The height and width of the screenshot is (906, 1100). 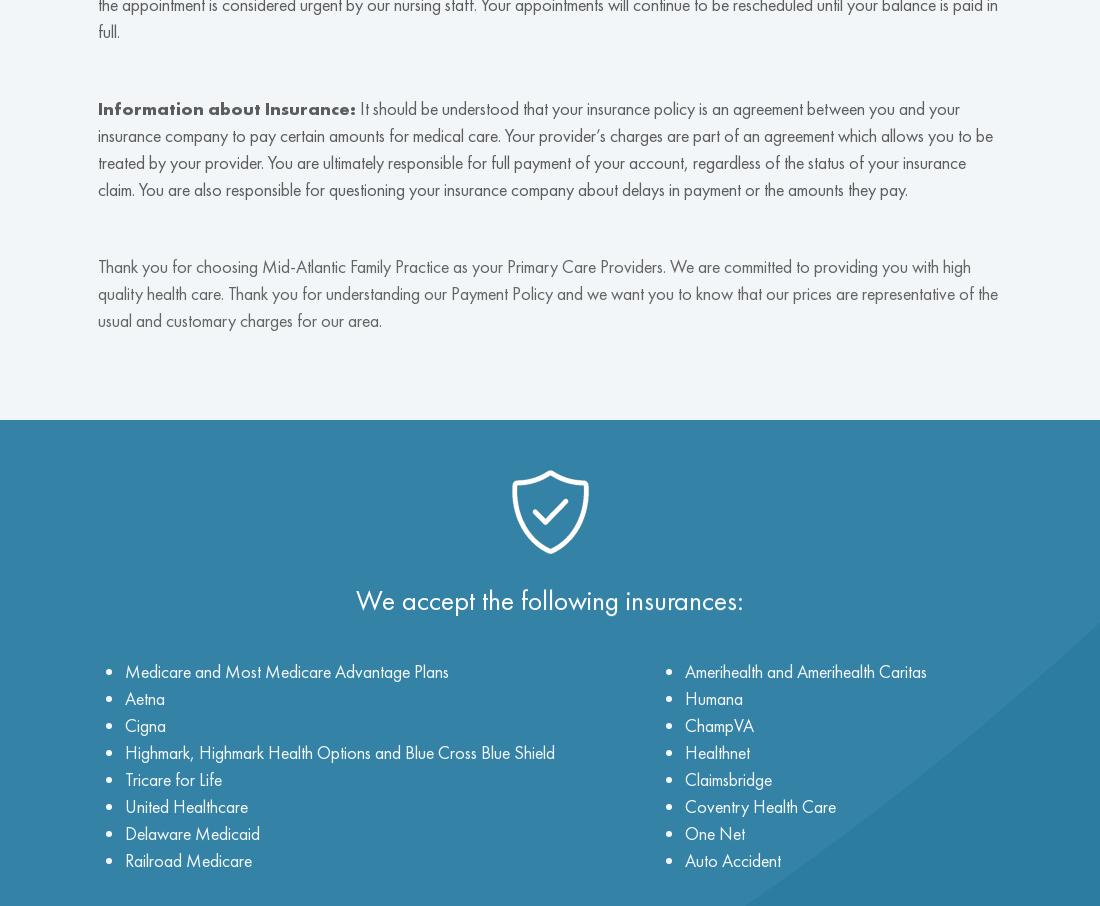 What do you see at coordinates (760, 805) in the screenshot?
I see `'Coventry Health Care'` at bounding box center [760, 805].